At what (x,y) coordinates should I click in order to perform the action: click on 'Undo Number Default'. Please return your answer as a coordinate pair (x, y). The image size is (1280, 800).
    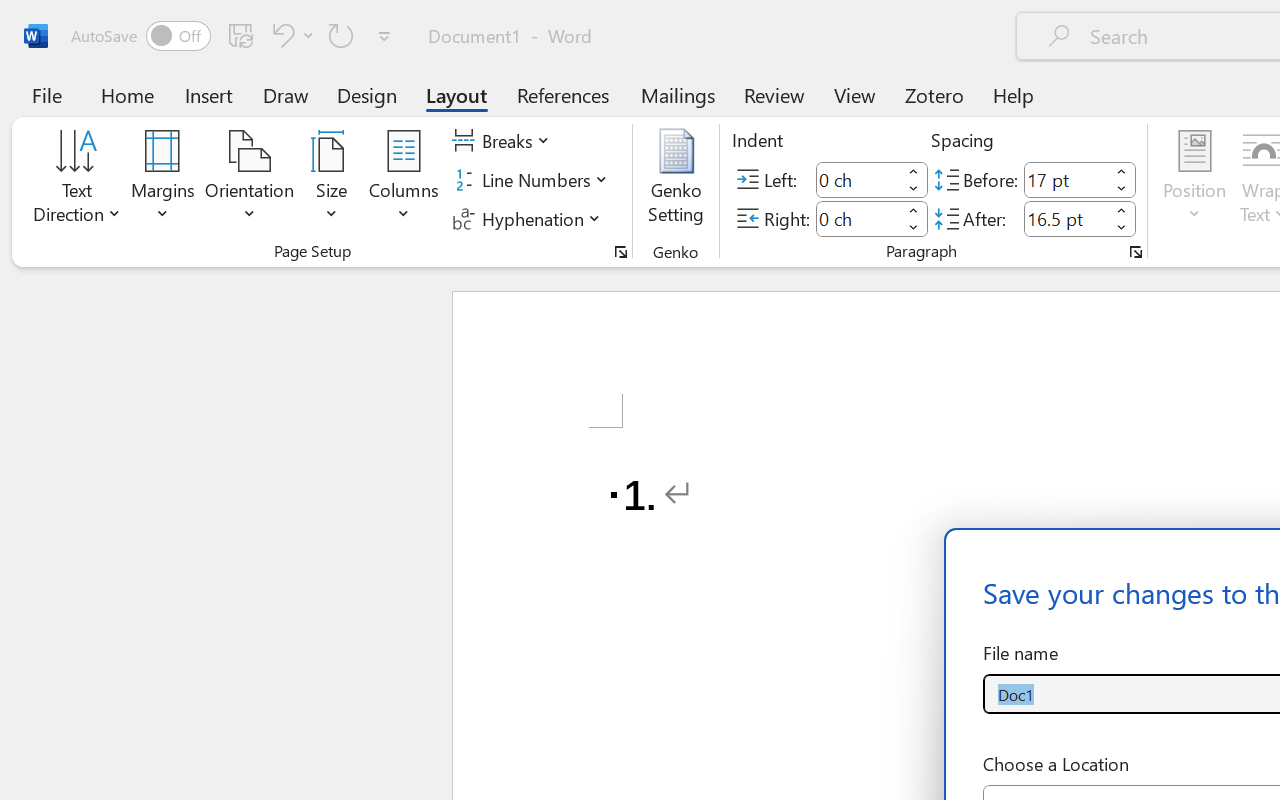
    Looking at the image, I should click on (289, 34).